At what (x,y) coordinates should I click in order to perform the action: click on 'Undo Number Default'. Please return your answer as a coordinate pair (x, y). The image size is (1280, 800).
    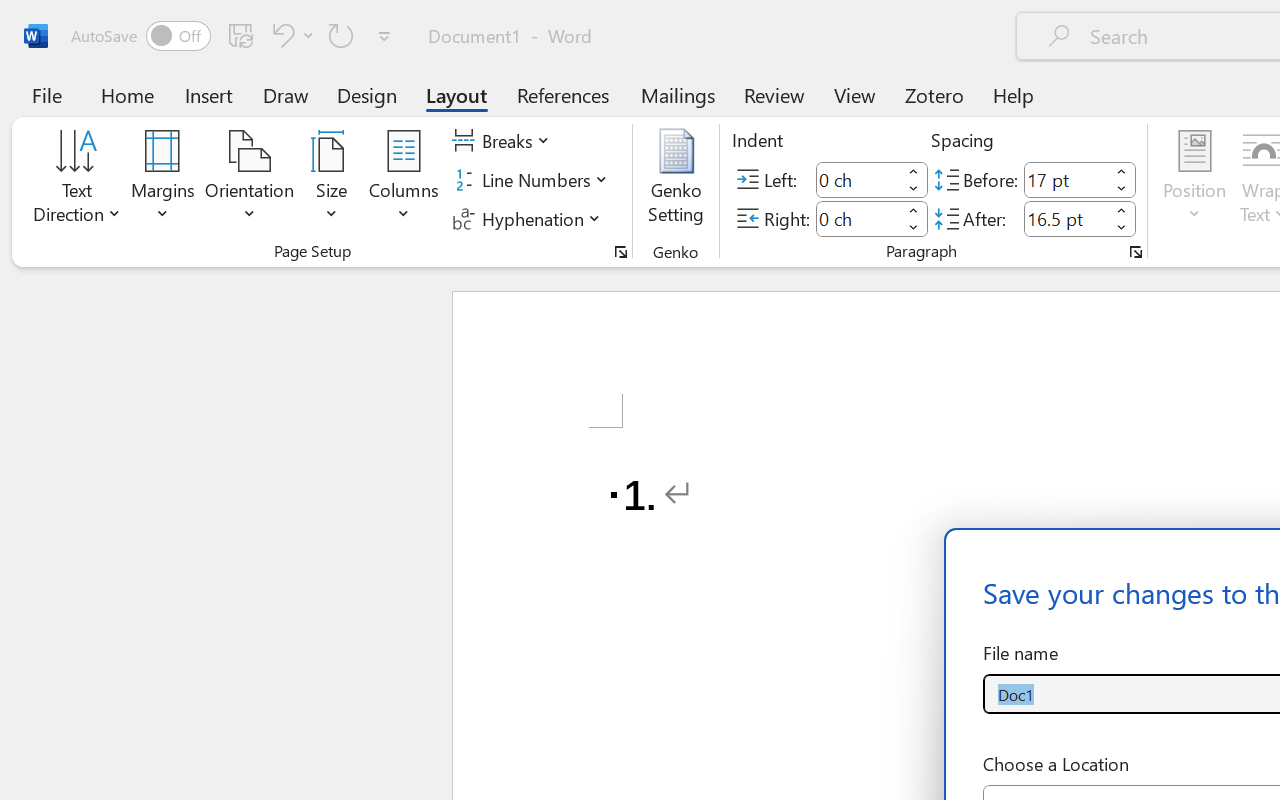
    Looking at the image, I should click on (289, 34).